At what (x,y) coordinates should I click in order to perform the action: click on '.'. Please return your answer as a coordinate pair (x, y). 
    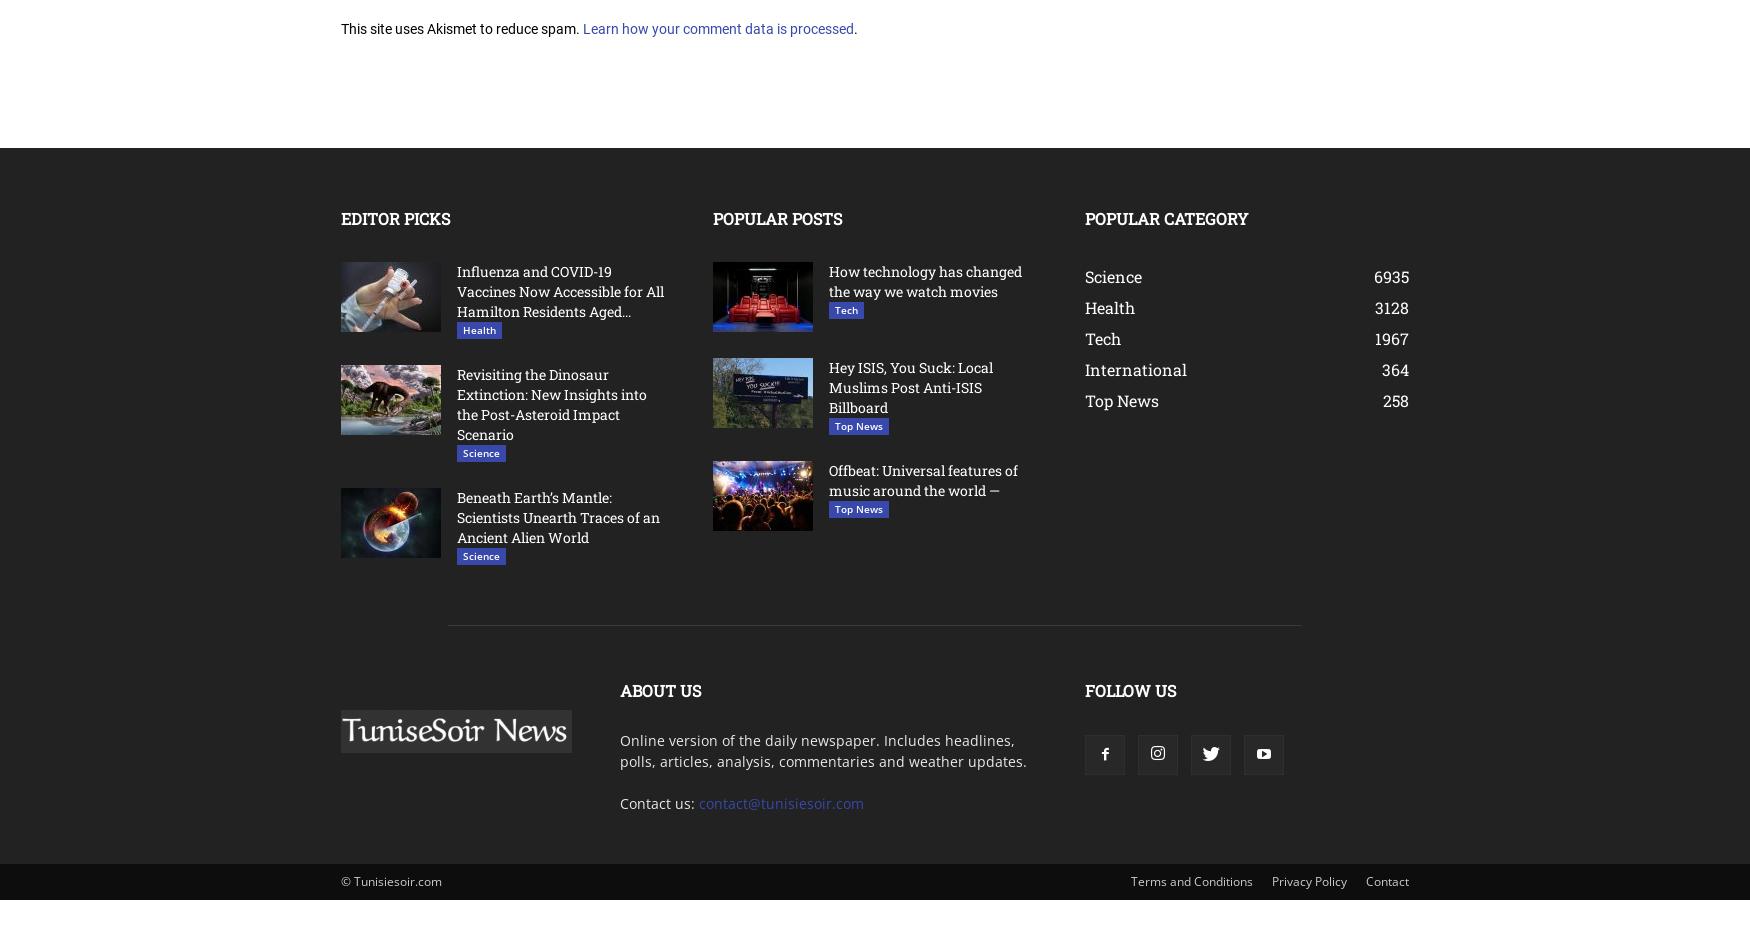
    Looking at the image, I should click on (855, 27).